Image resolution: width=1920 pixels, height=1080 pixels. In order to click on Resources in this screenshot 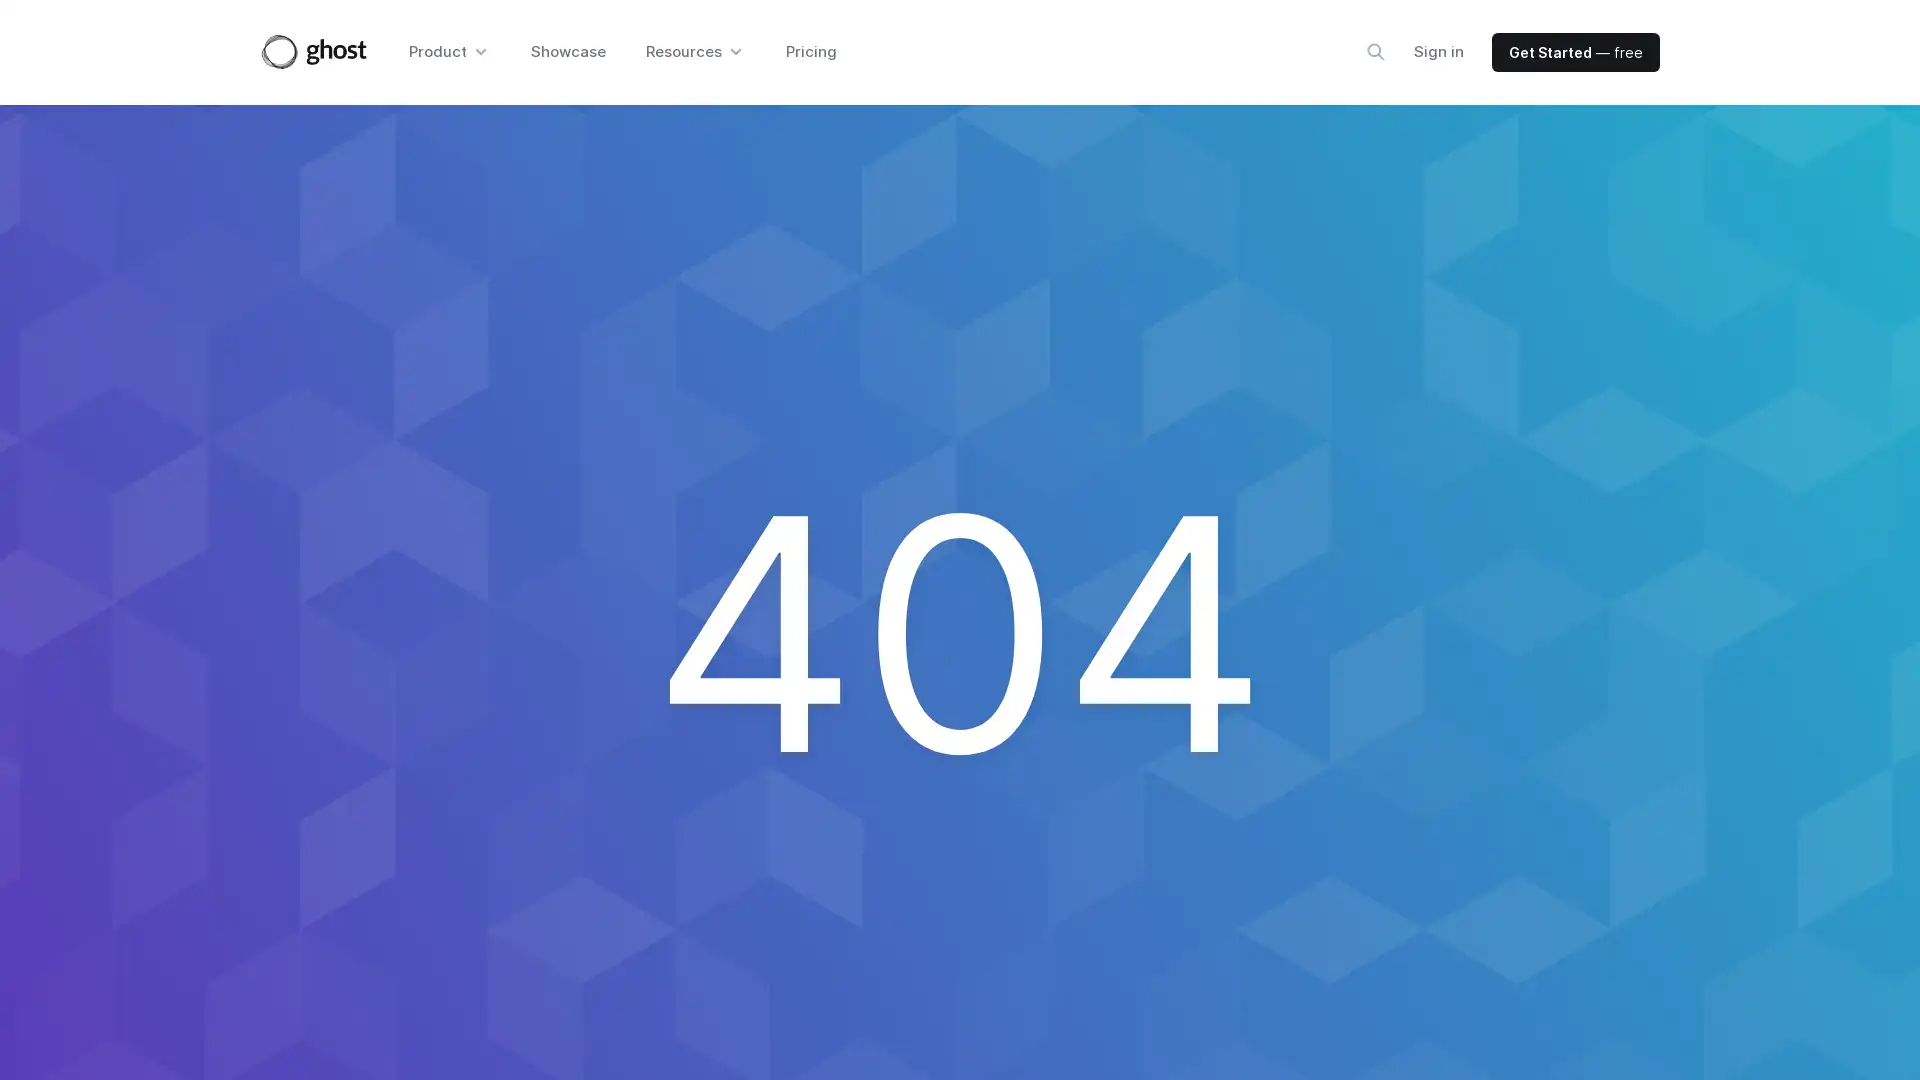, I will do `click(695, 50)`.